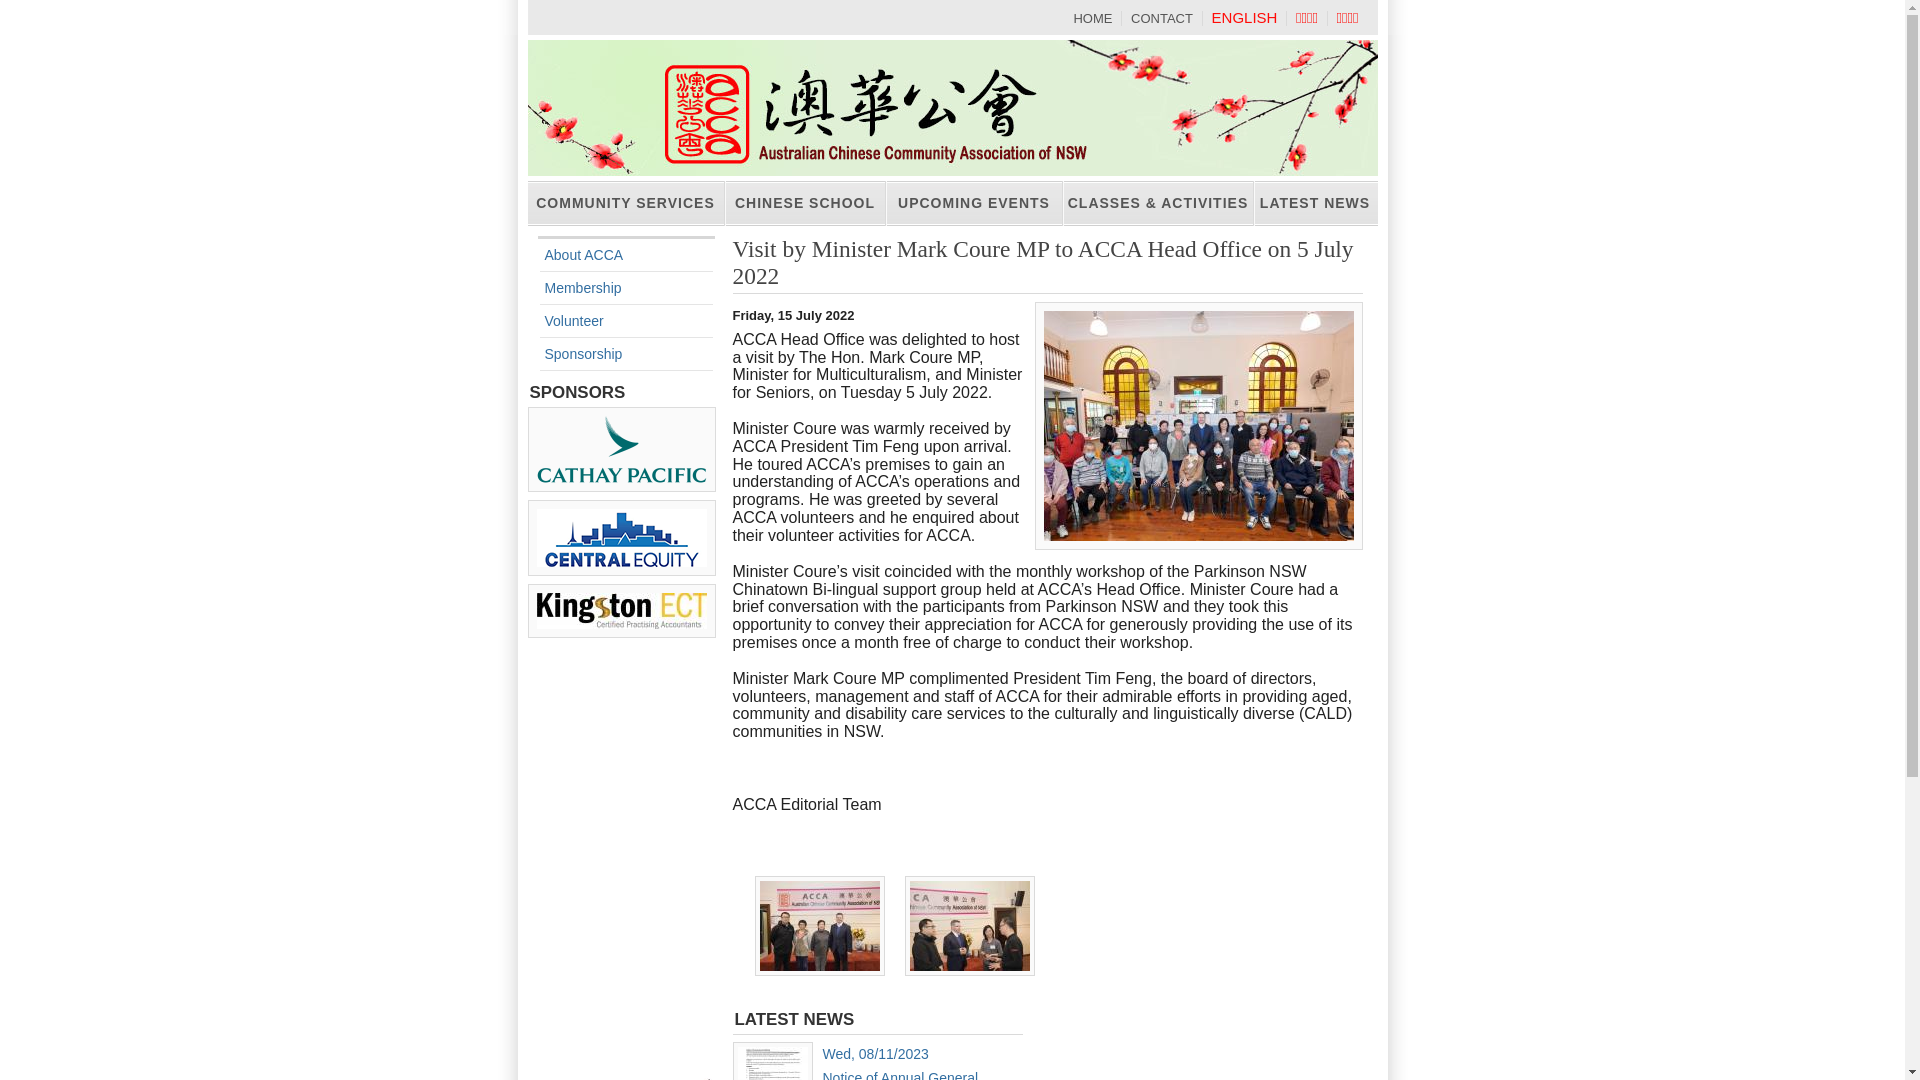 The height and width of the screenshot is (1080, 1920). What do you see at coordinates (1210, 17) in the screenshot?
I see `'ENGLISH'` at bounding box center [1210, 17].